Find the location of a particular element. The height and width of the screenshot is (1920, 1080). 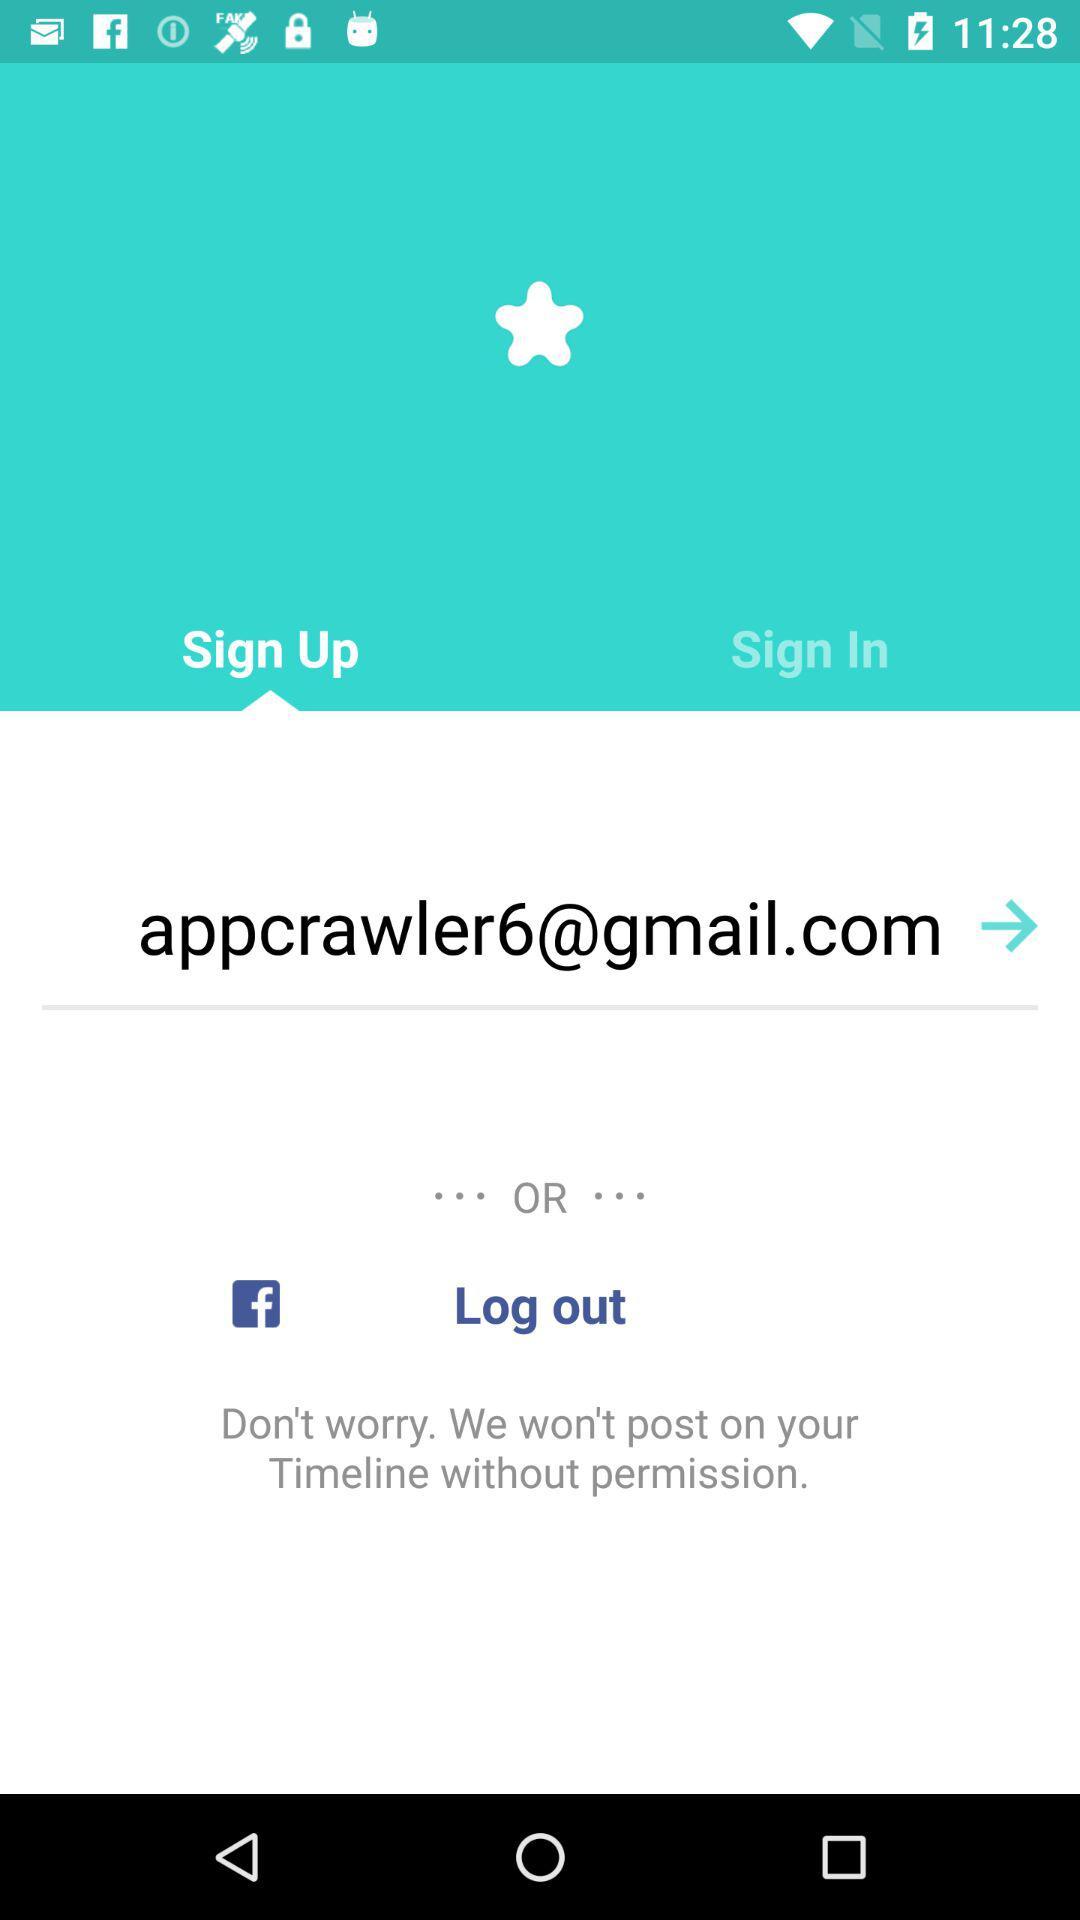

the appcrawler6@gmail.com icon is located at coordinates (540, 925).